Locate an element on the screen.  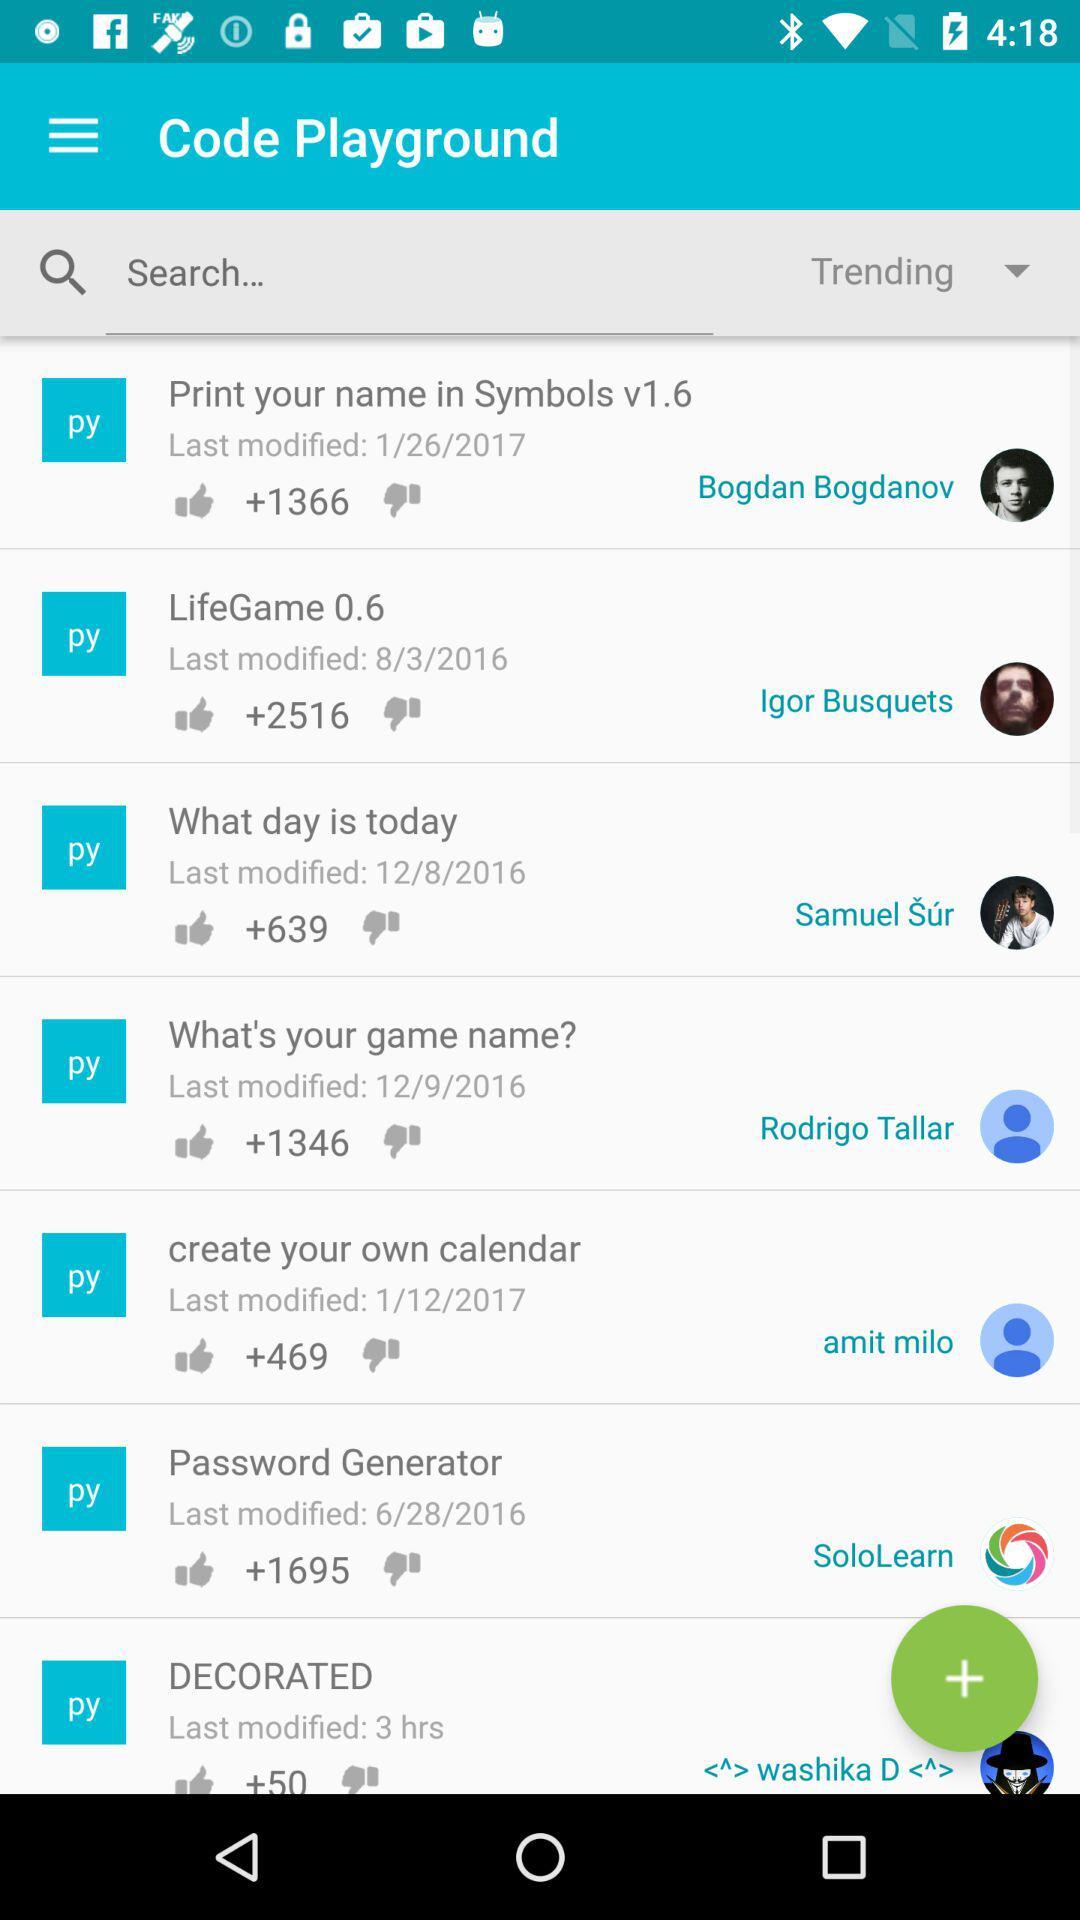
search pega is located at coordinates (408, 270).